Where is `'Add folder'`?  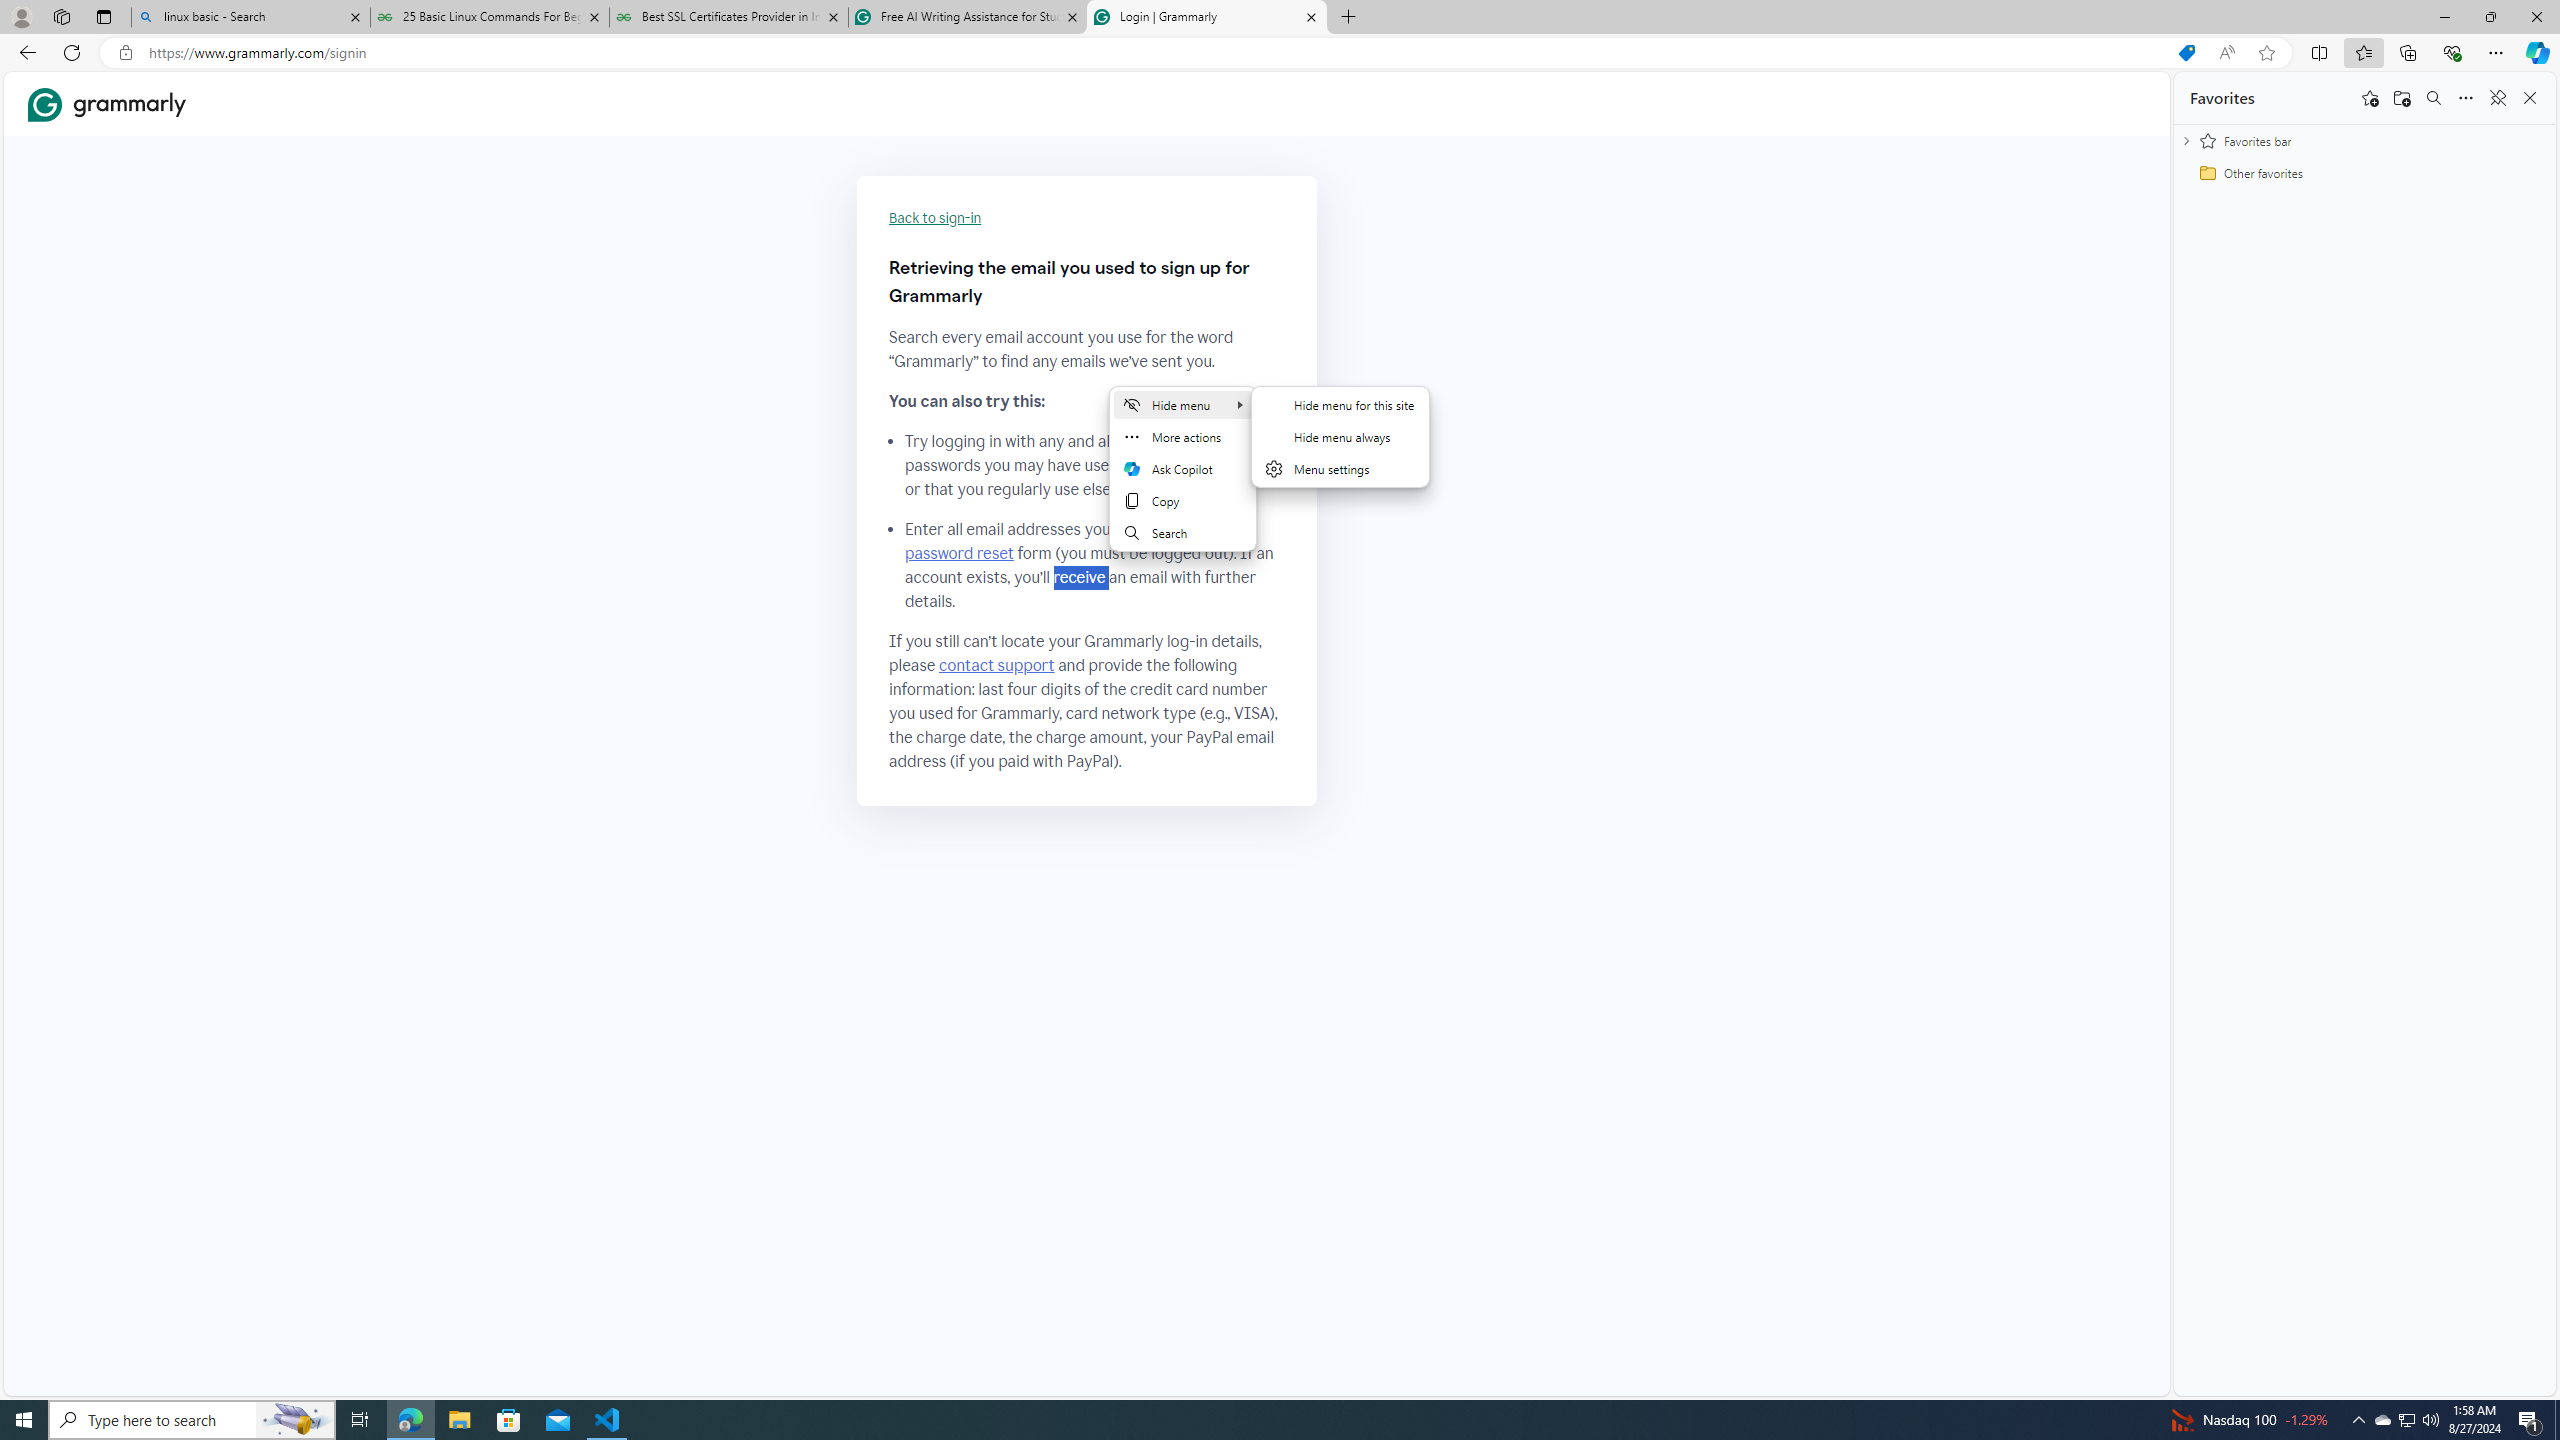
'Add folder' is located at coordinates (2401, 96).